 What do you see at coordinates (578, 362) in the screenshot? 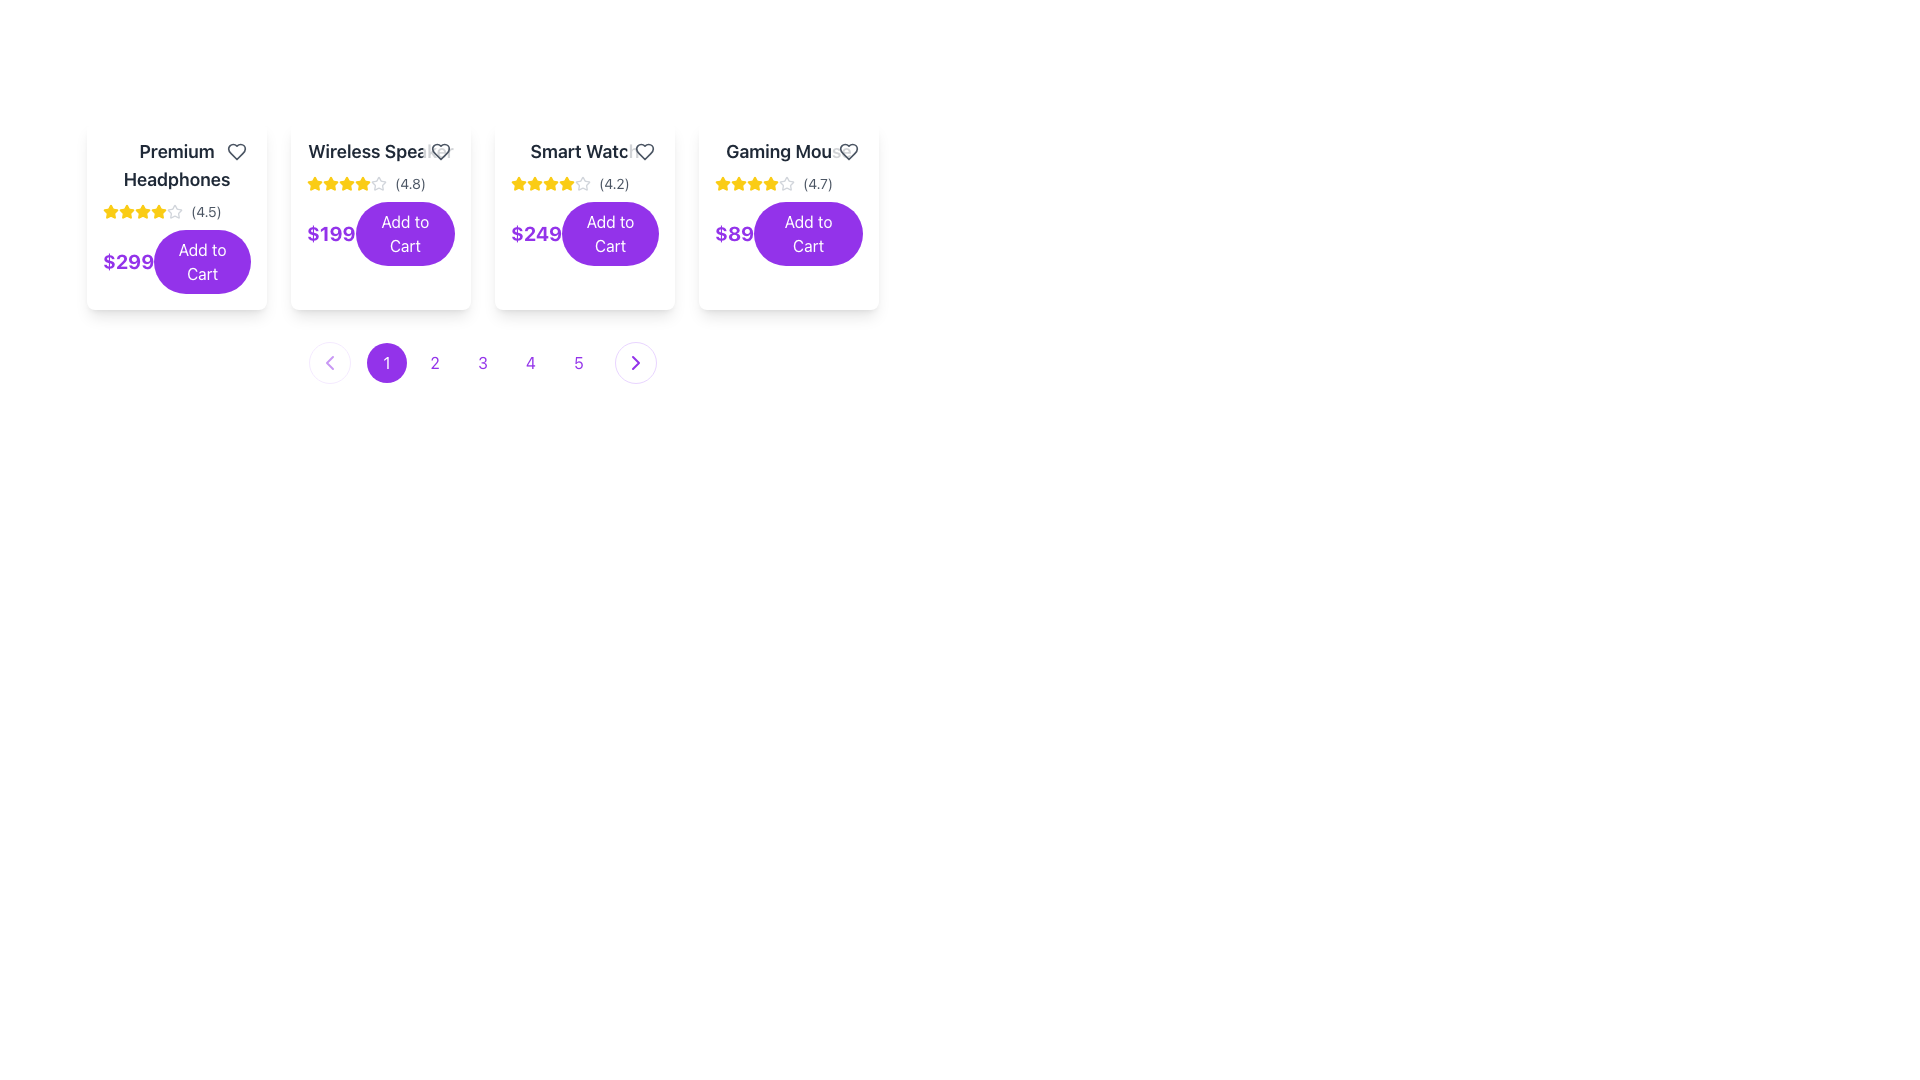
I see `the circular button styled with a purple number '5'` at bounding box center [578, 362].